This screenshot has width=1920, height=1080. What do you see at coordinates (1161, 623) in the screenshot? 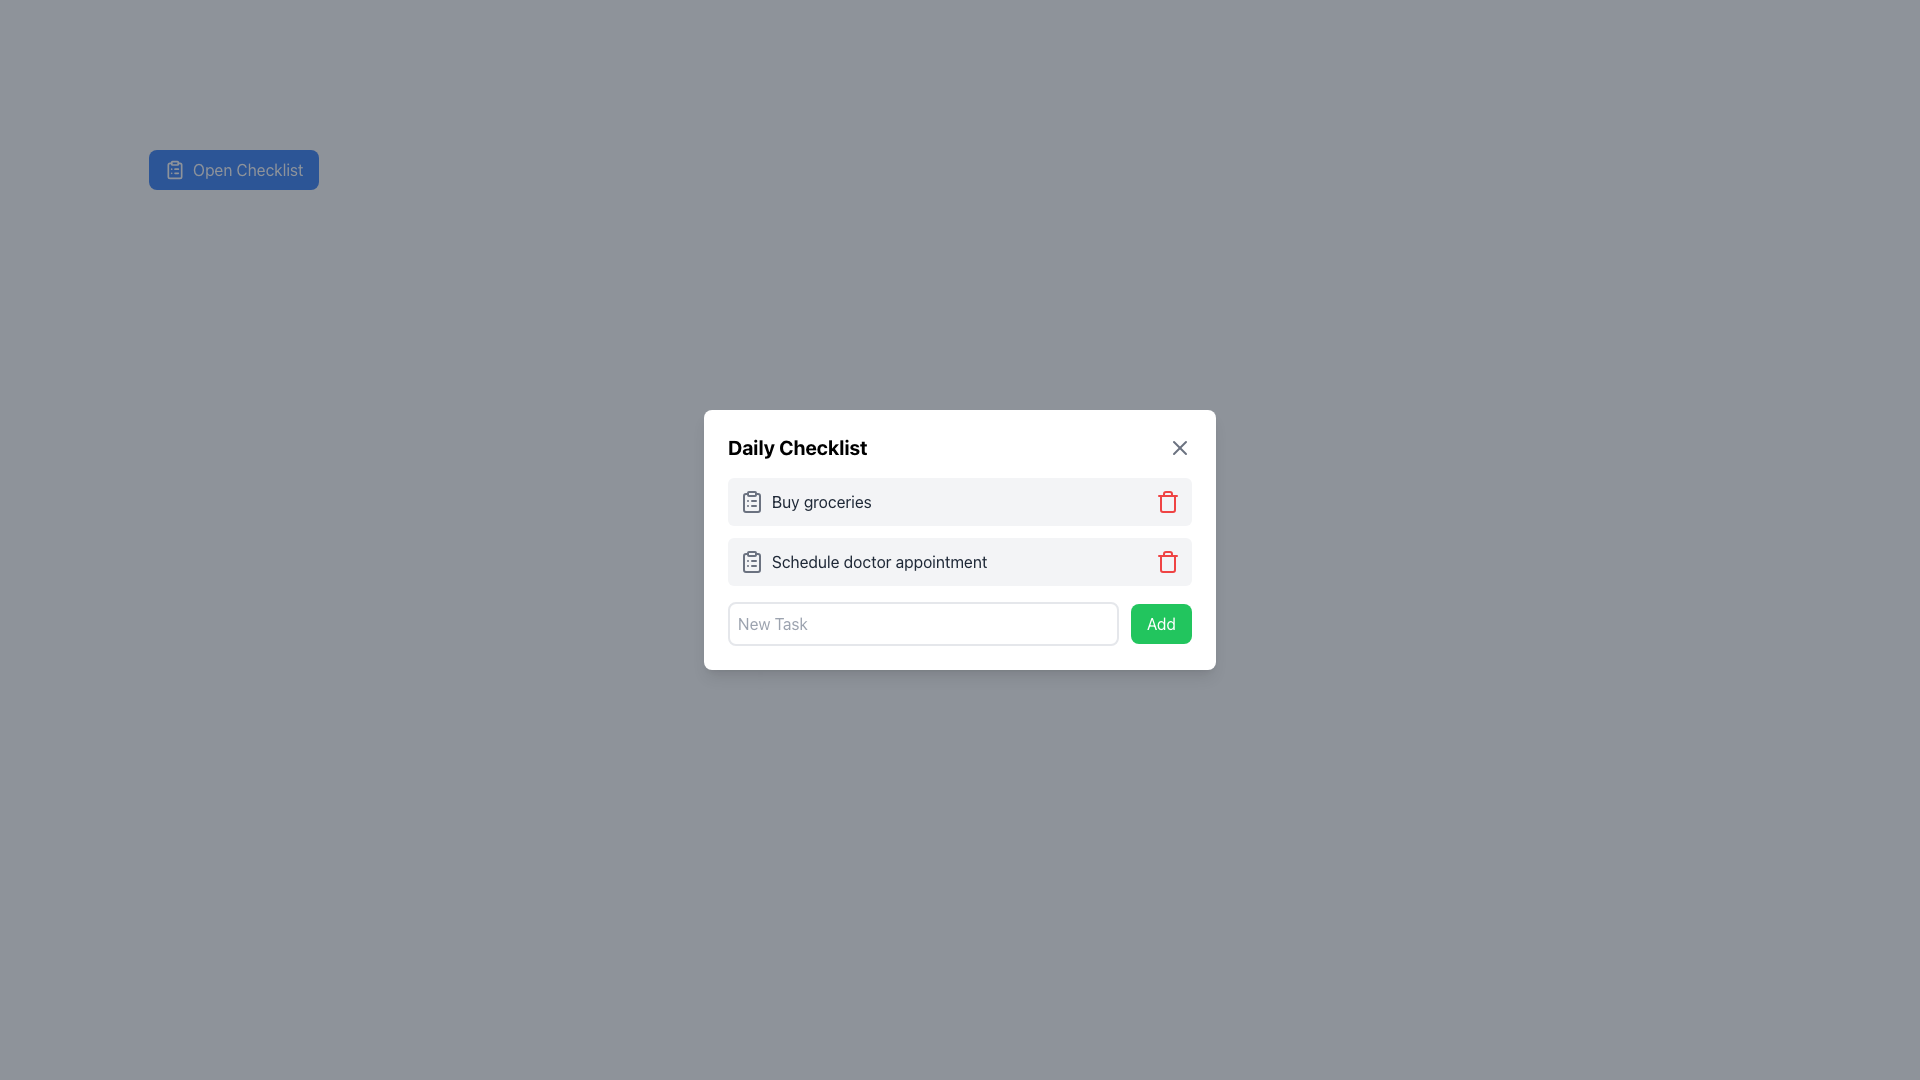
I see `the 'Add Task' button located at the bottom right of the centered modal dialog box` at bounding box center [1161, 623].